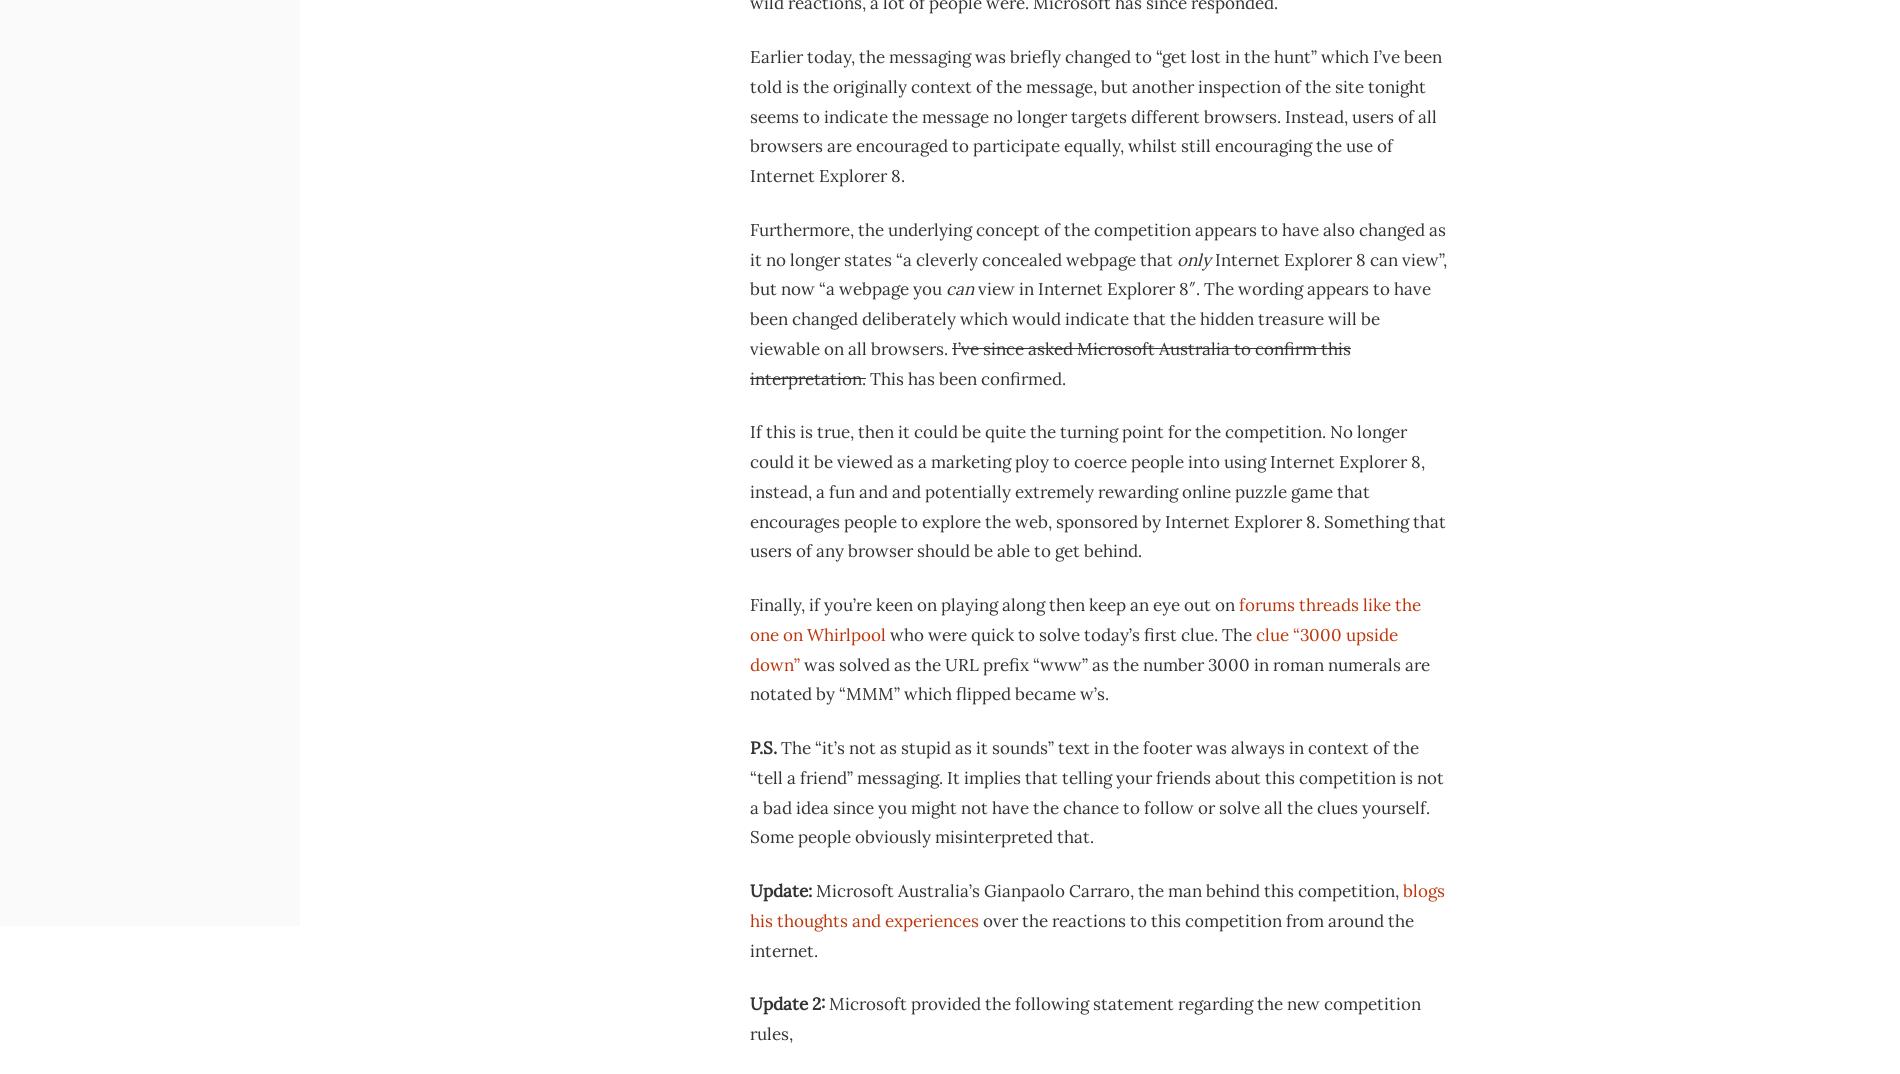 This screenshot has width=1900, height=1074. I want to click on 'Microsoft Australia’s Gianpaolo Carraro, the man behind this competition,', so click(811, 889).